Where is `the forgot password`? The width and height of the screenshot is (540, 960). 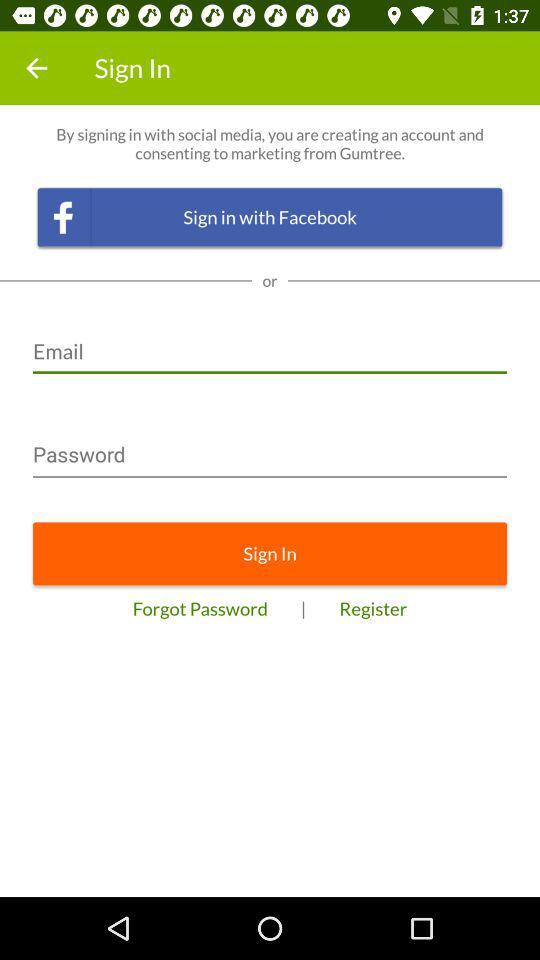
the forgot password is located at coordinates (200, 607).